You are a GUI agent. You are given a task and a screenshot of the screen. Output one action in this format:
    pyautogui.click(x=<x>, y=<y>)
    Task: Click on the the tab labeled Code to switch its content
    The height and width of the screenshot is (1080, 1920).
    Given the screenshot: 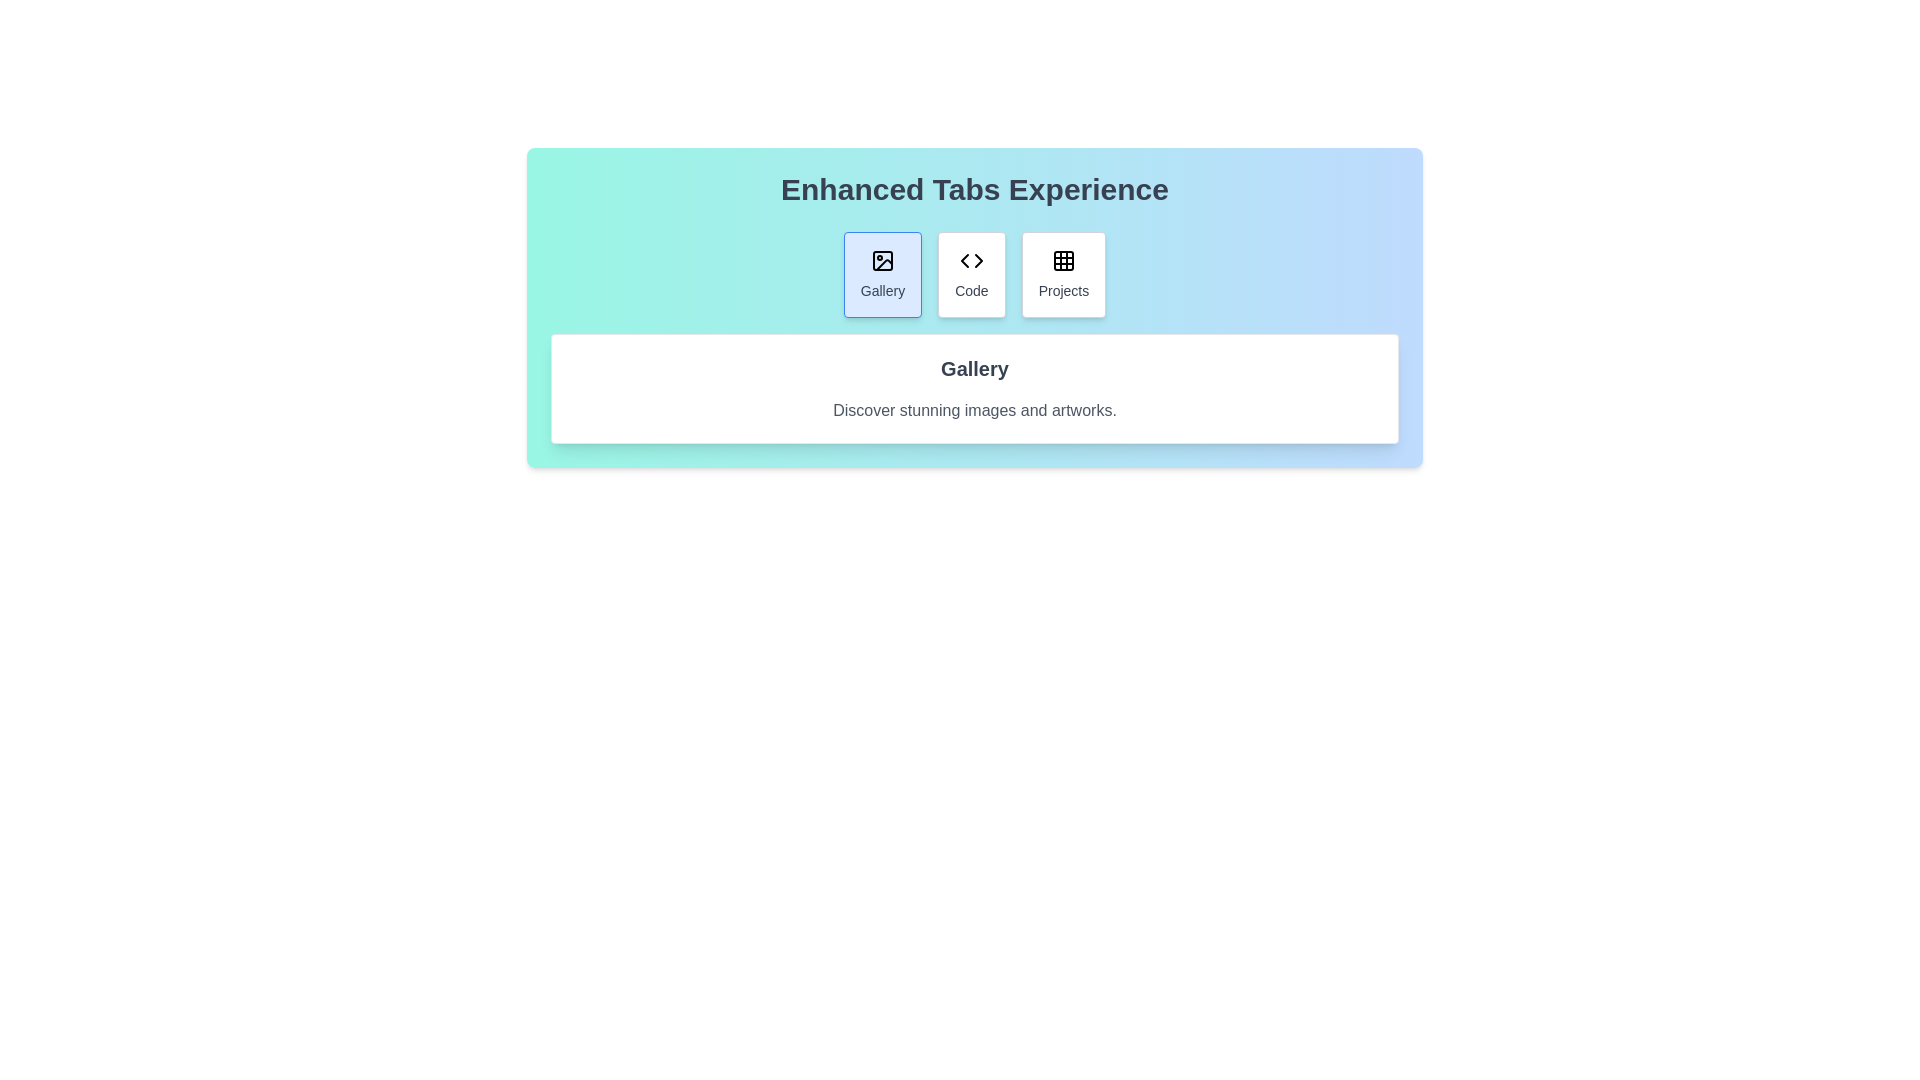 What is the action you would take?
    pyautogui.click(x=971, y=274)
    